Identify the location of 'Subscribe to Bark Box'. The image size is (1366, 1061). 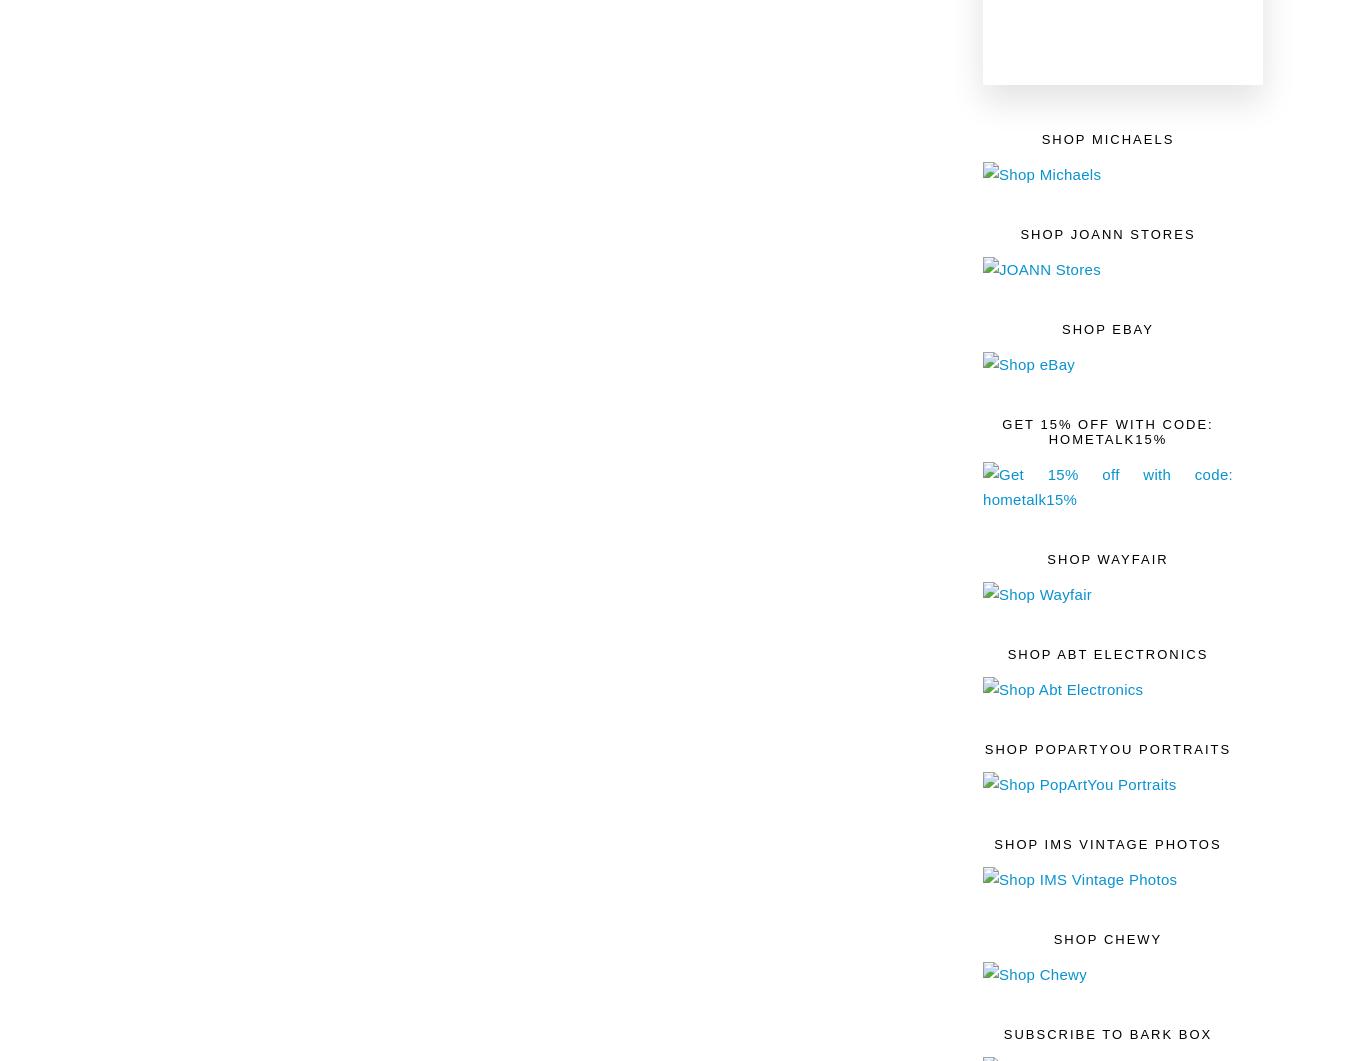
(1106, 1032).